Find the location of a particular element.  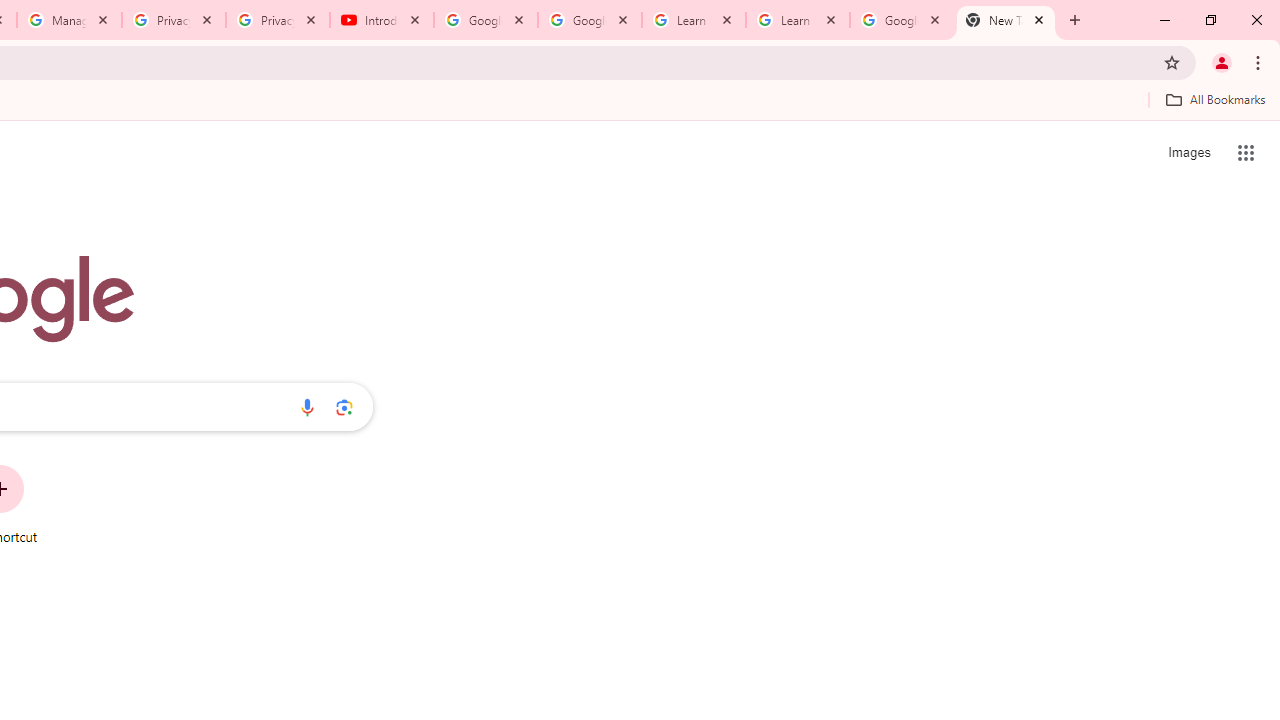

'All Bookmarks' is located at coordinates (1214, 99).